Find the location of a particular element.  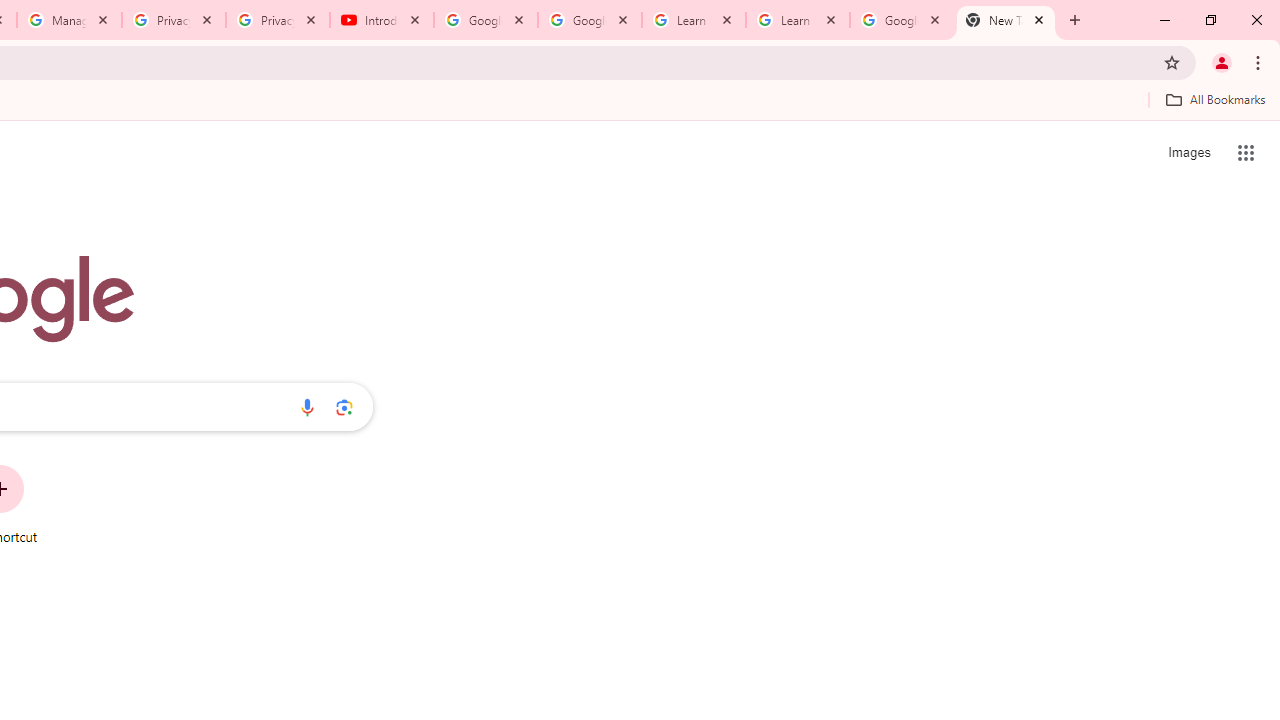

'All Bookmarks' is located at coordinates (1214, 99).